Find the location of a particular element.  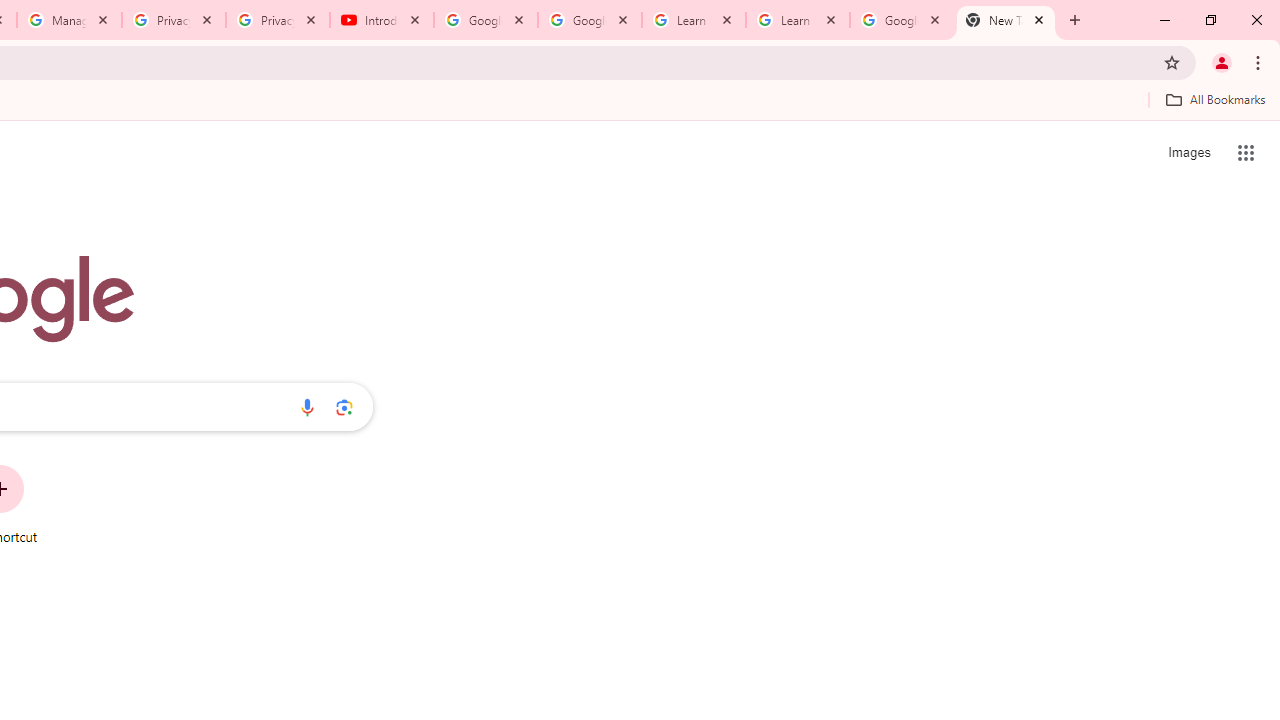

'All Bookmarks' is located at coordinates (1214, 99).